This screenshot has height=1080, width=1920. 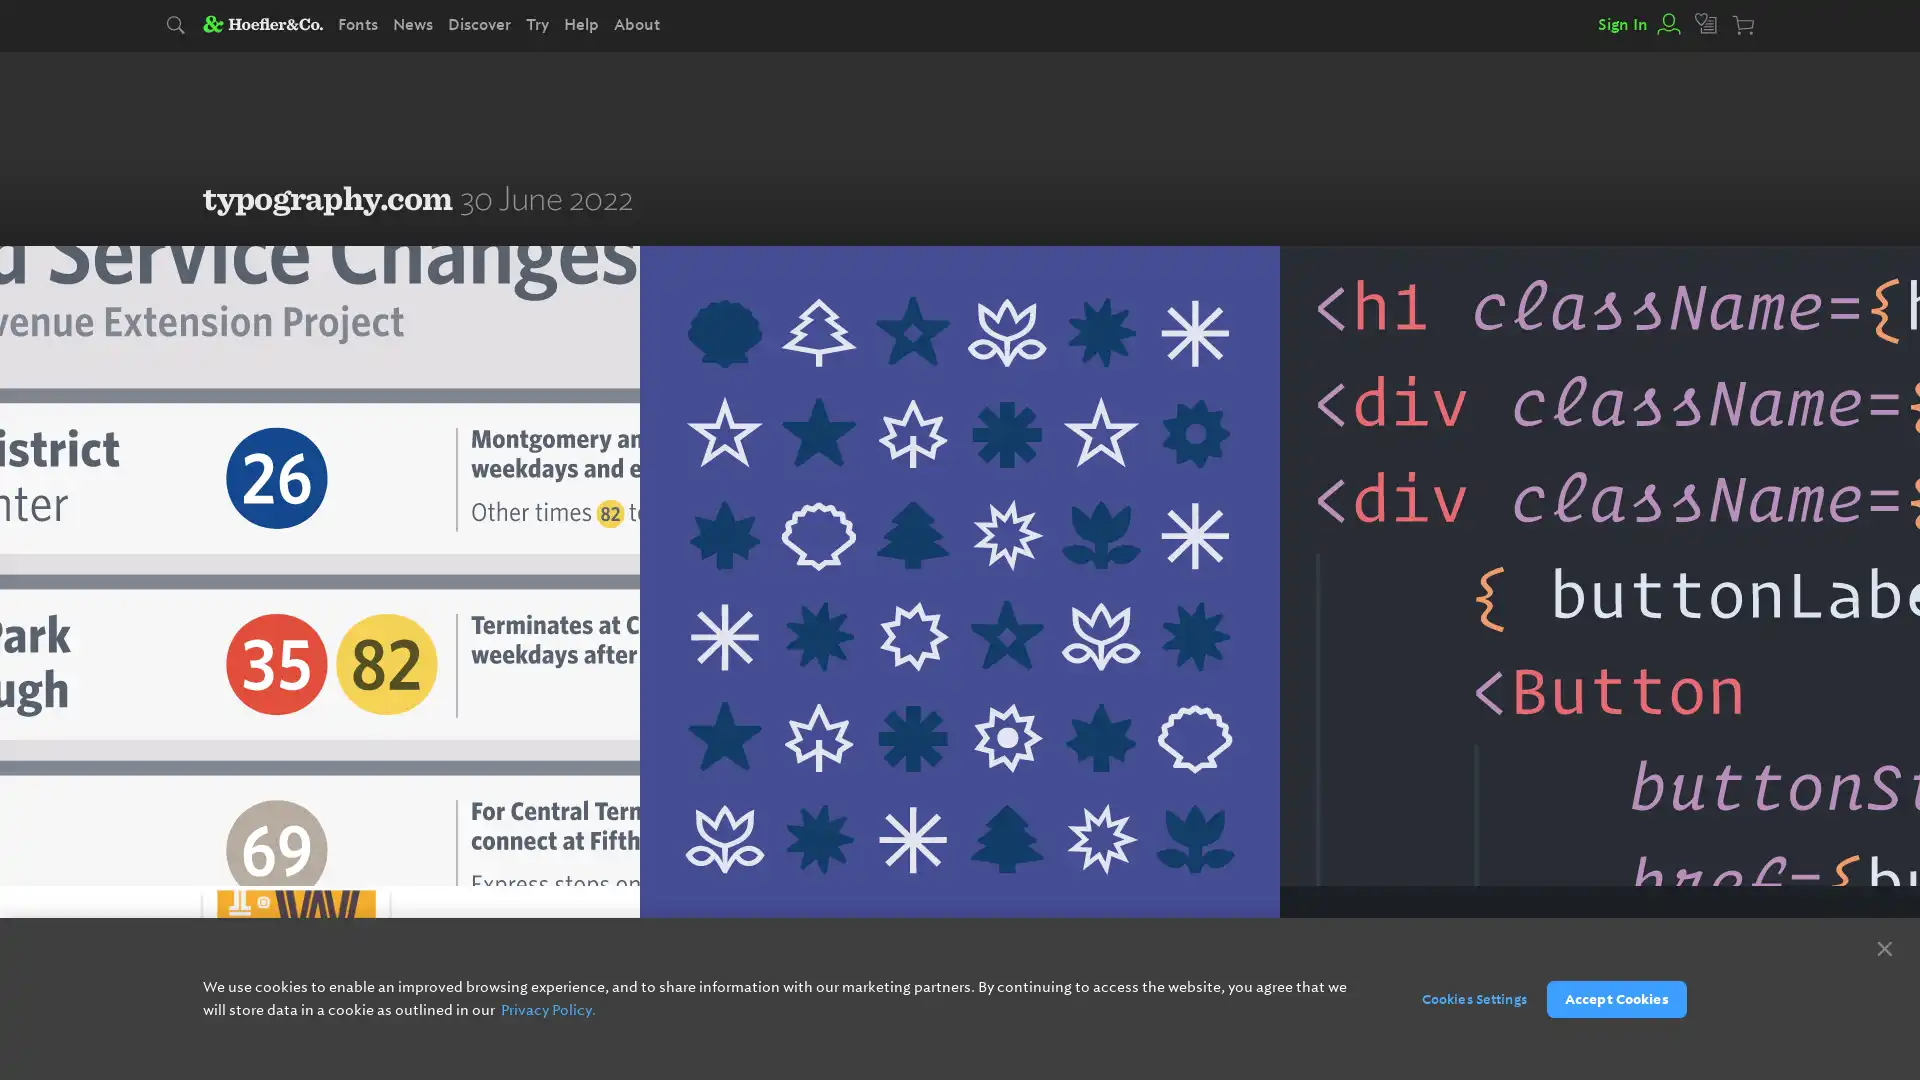 I want to click on Accept Cookies, so click(x=1616, y=998).